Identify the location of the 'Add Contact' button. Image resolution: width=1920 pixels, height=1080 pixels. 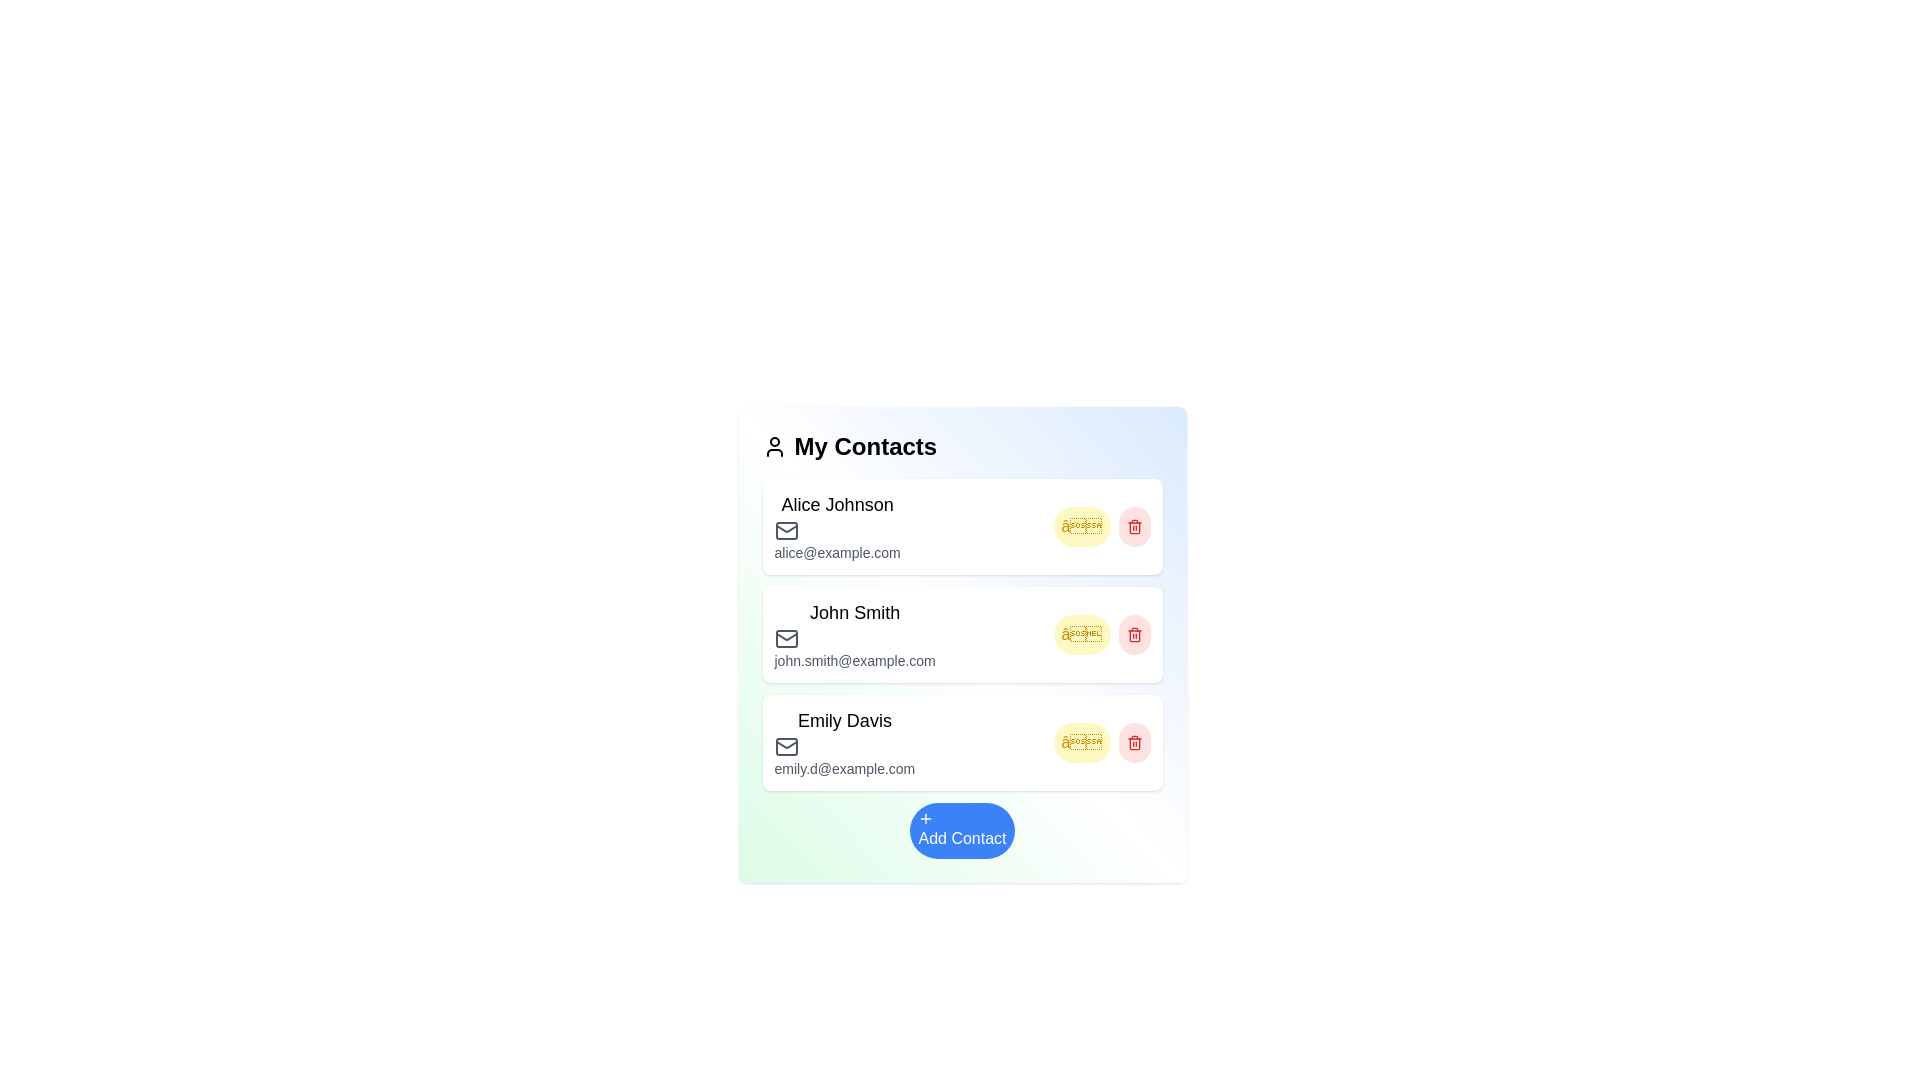
(962, 830).